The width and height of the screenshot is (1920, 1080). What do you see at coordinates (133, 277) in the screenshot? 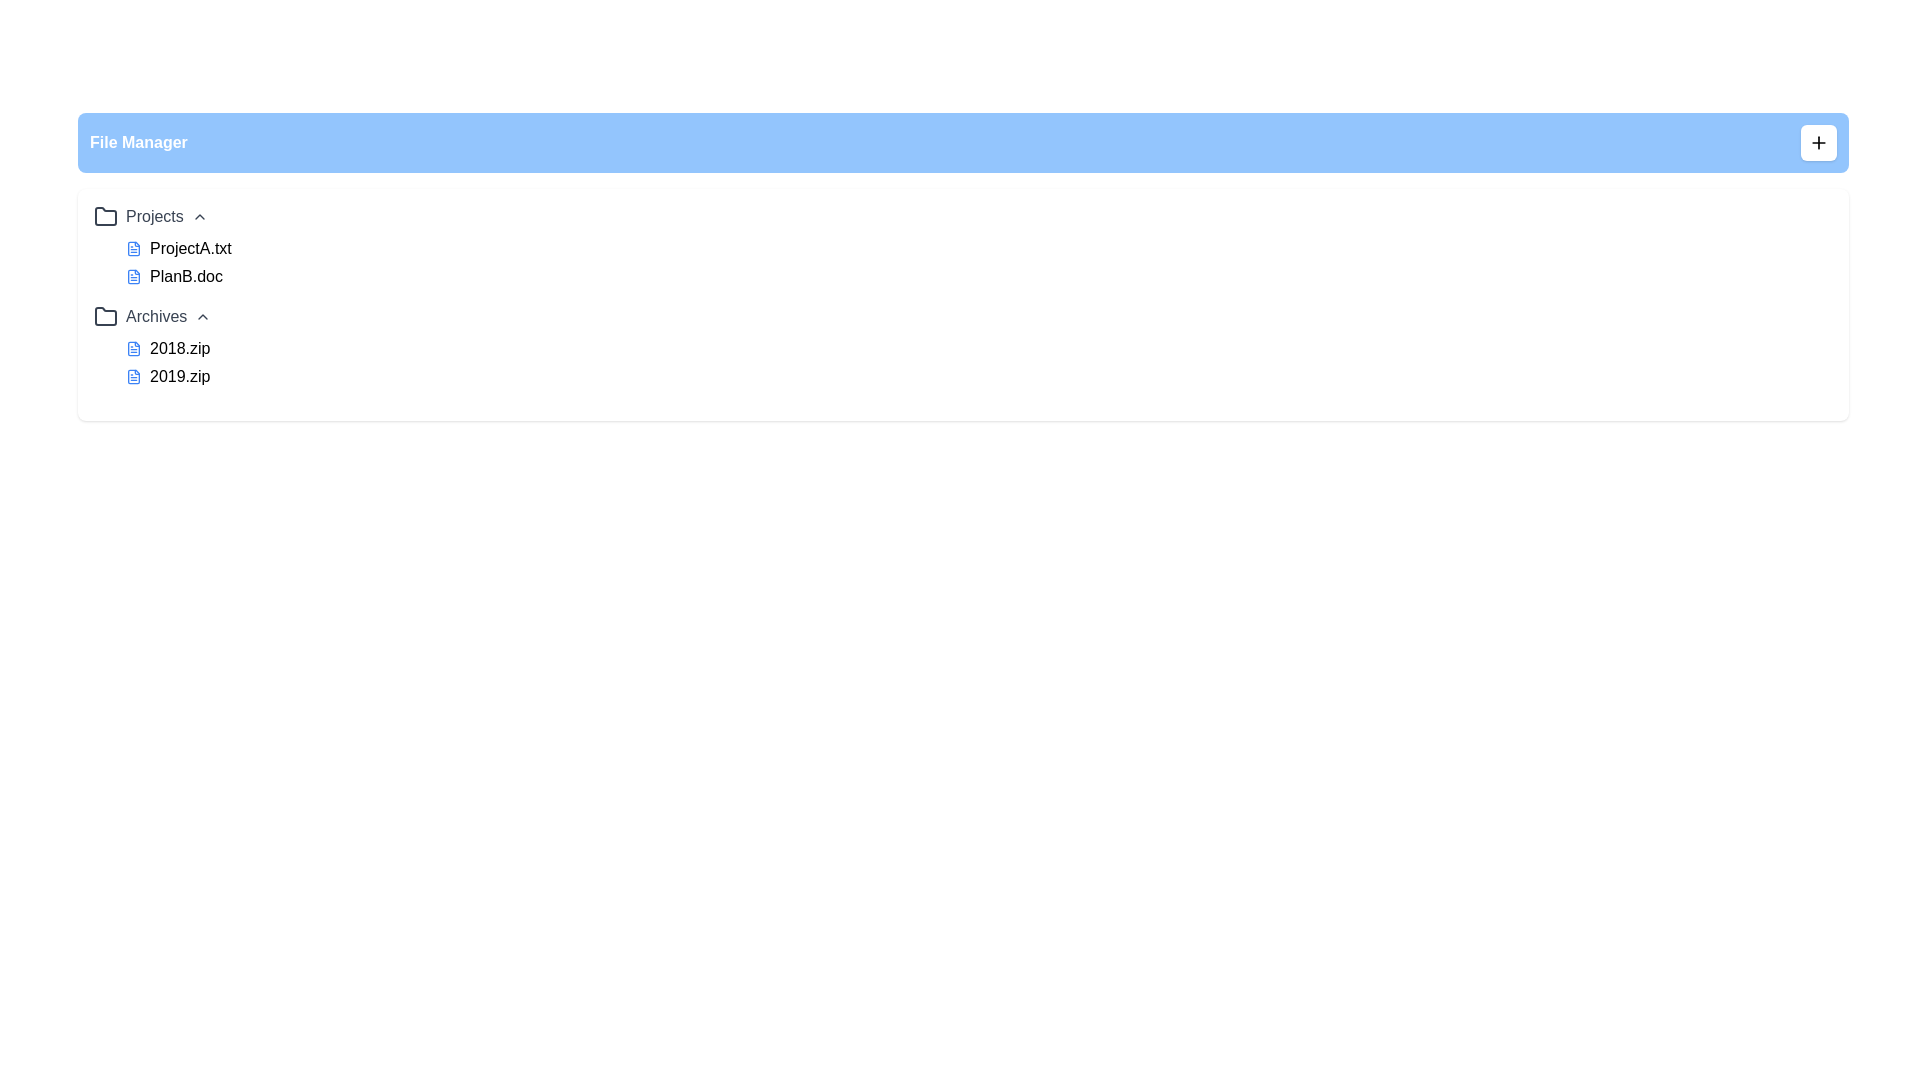
I see `the blue document file icon next` at bounding box center [133, 277].